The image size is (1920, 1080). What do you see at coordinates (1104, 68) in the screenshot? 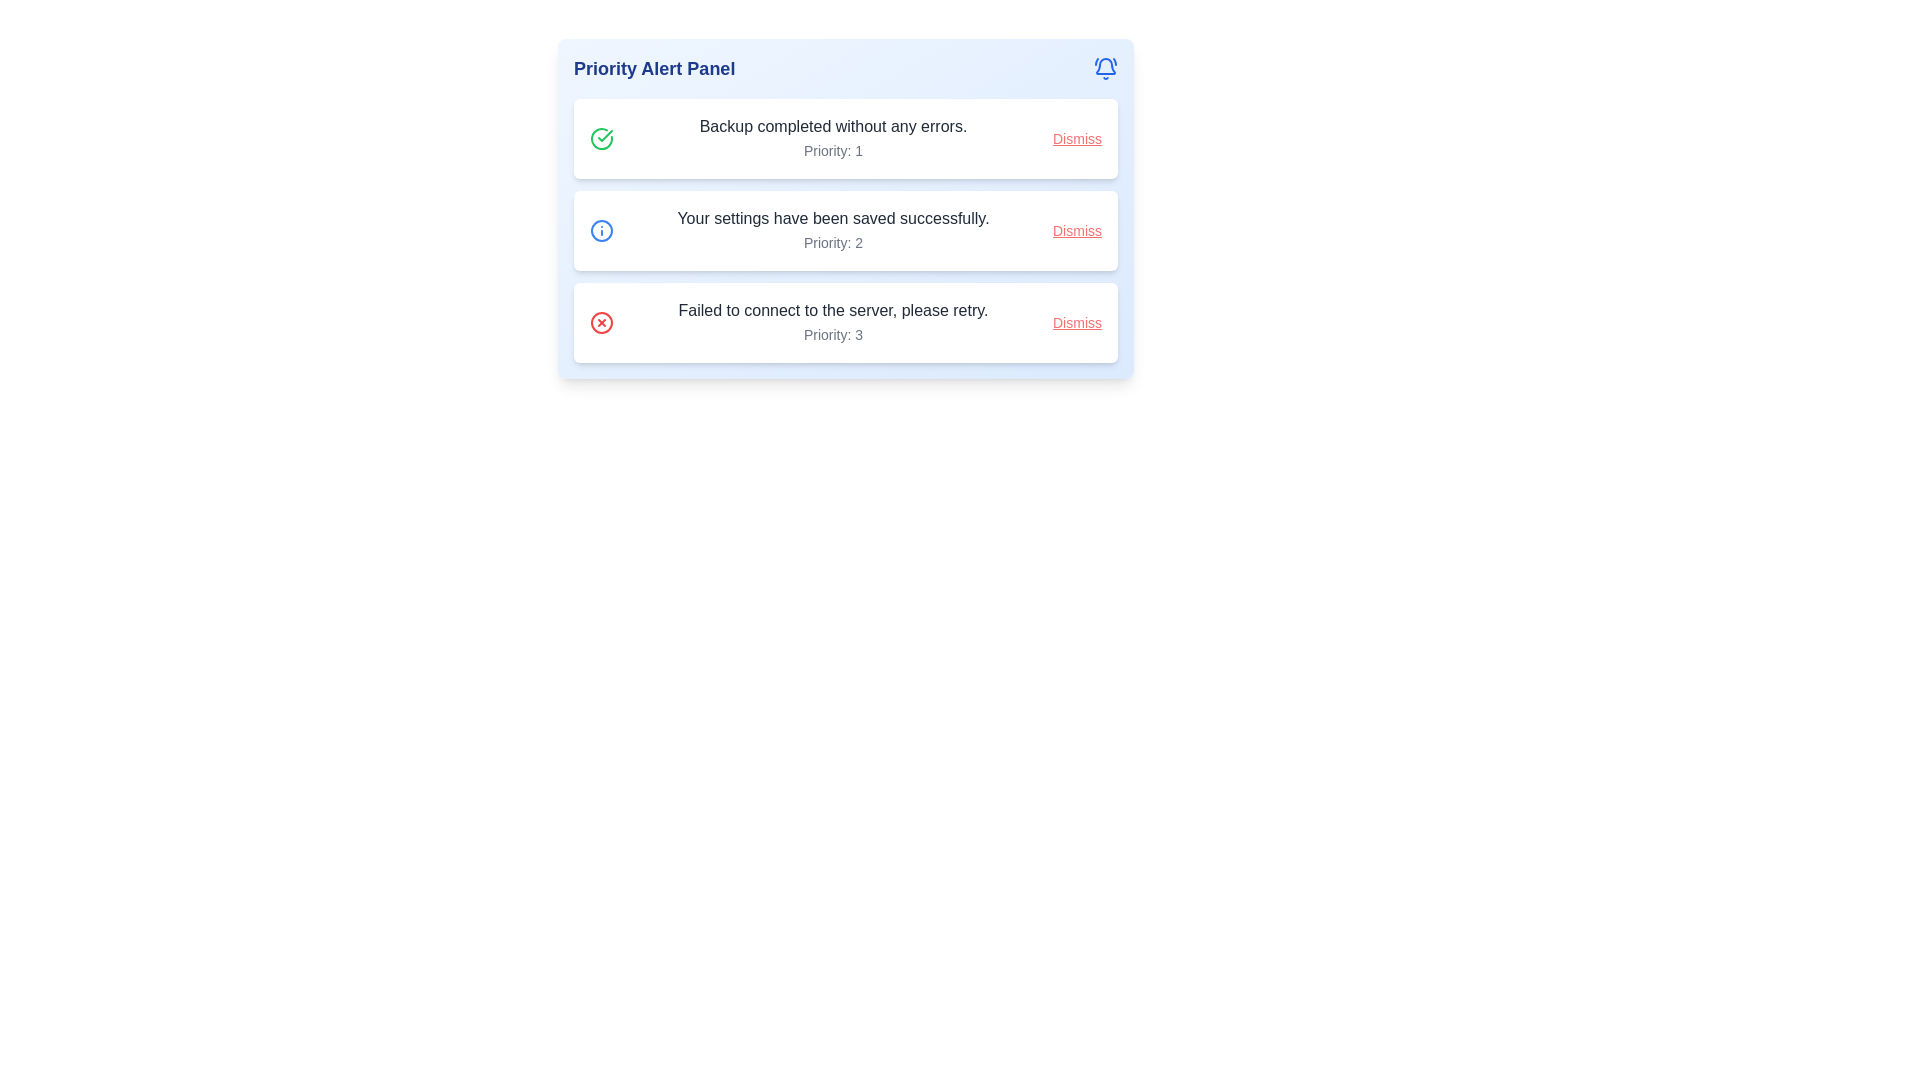
I see `the bell icon with a ringing indication, styled in blue, located at the top-right corner of the 'Priority Alert Panel'` at bounding box center [1104, 68].